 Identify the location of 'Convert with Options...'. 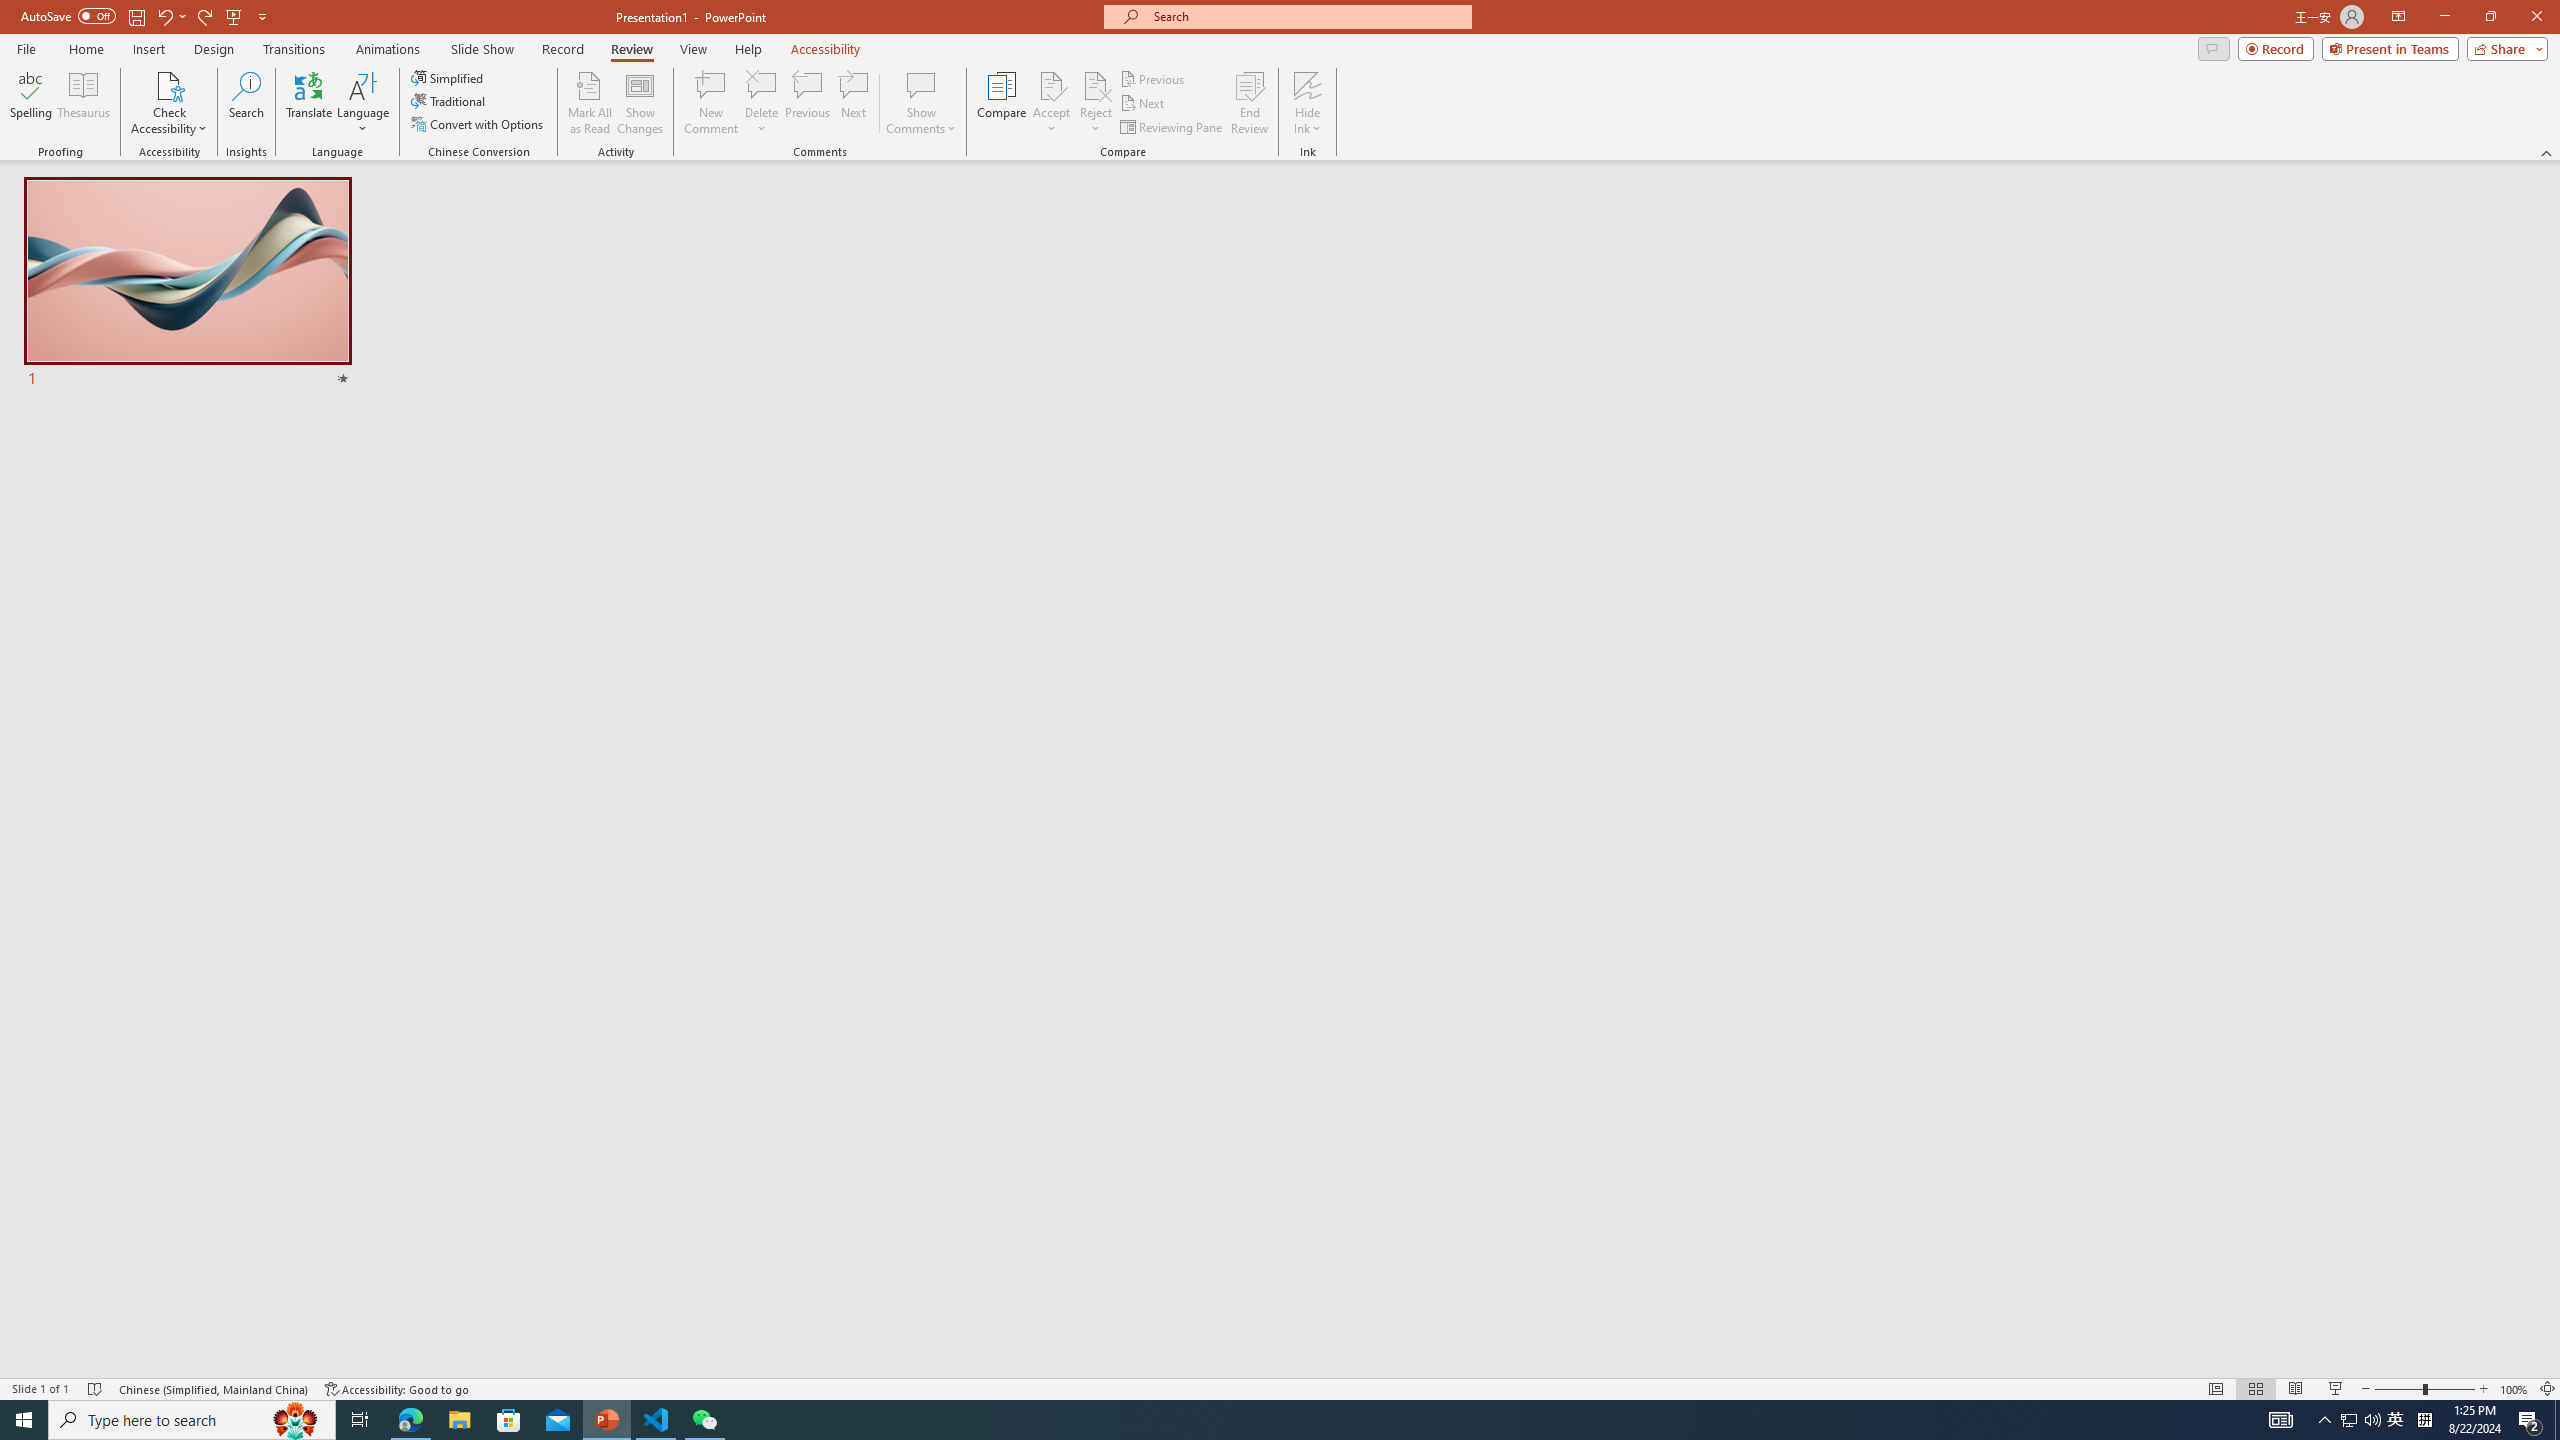
(477, 122).